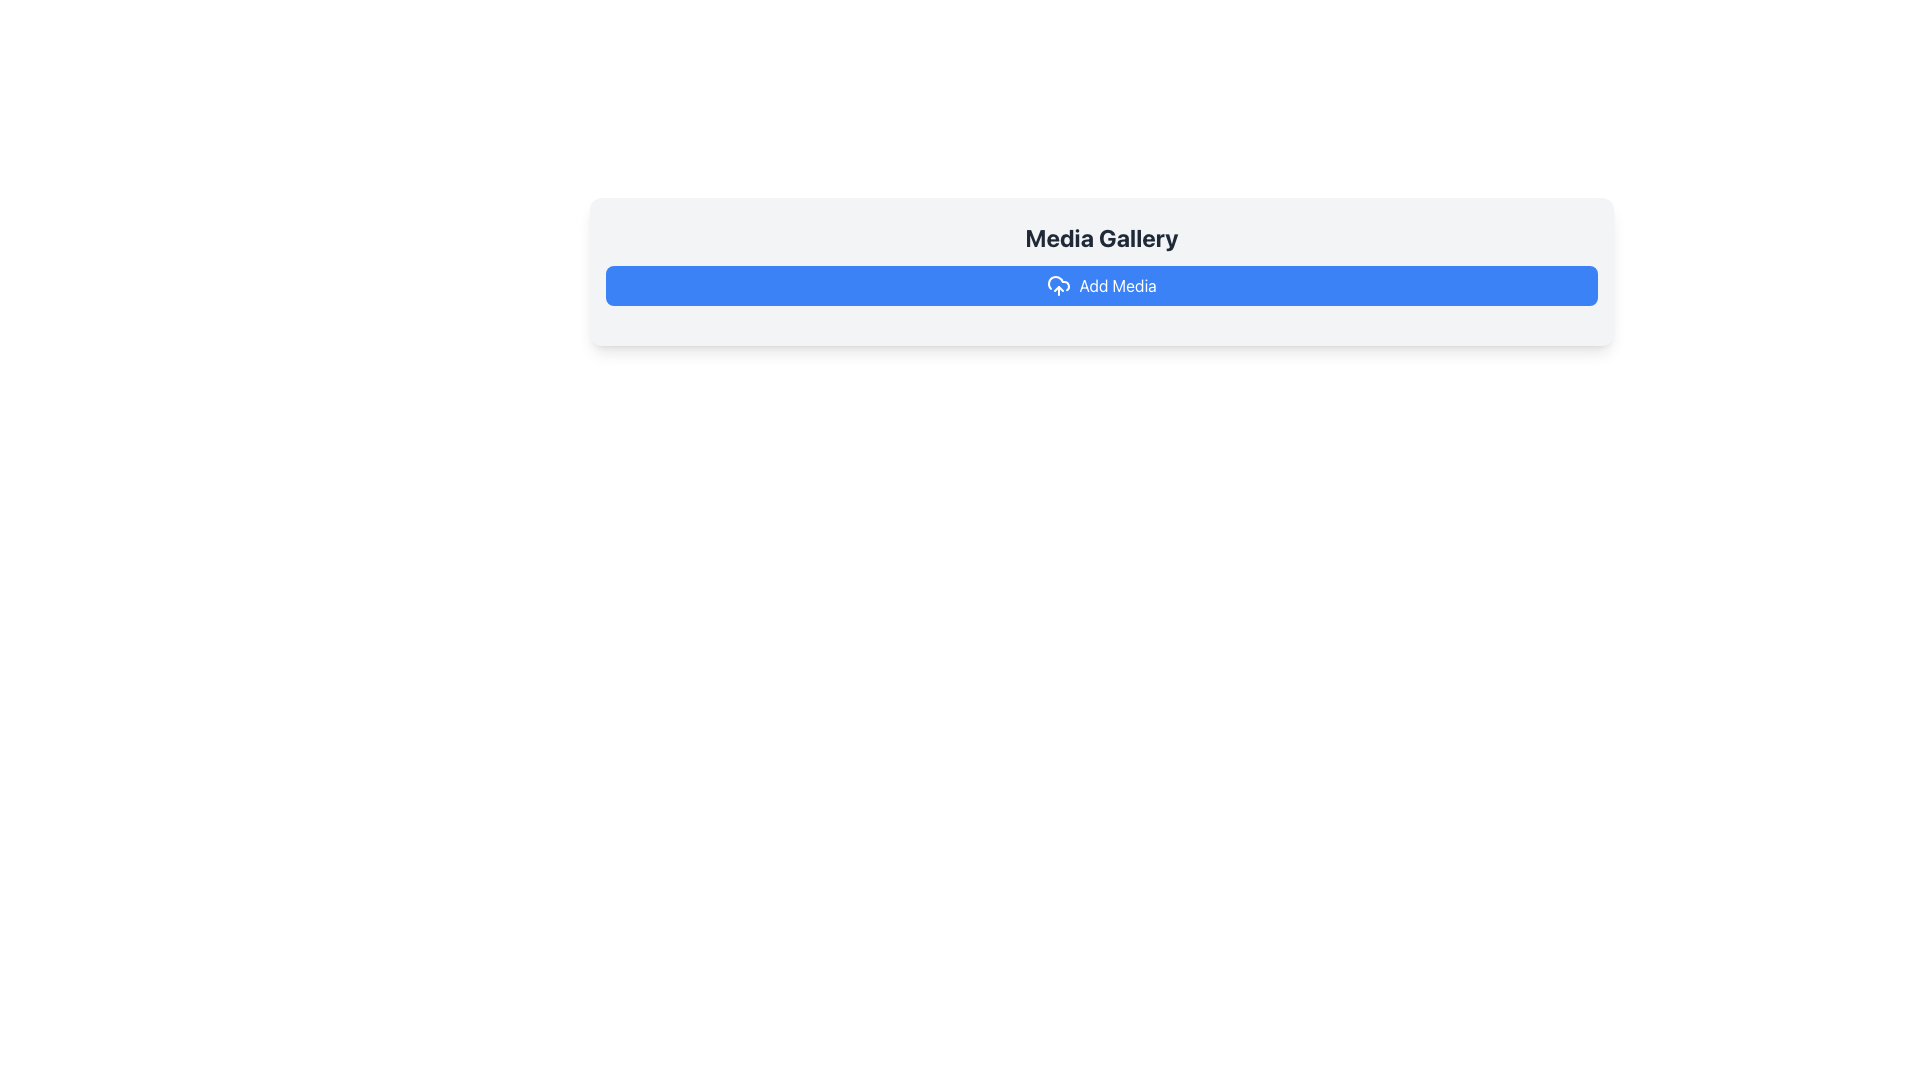  I want to click on the 'Add Media' button that contains a cloud graphic SVG icon, specifically clicking on the button to initiate media upload, so click(1058, 282).